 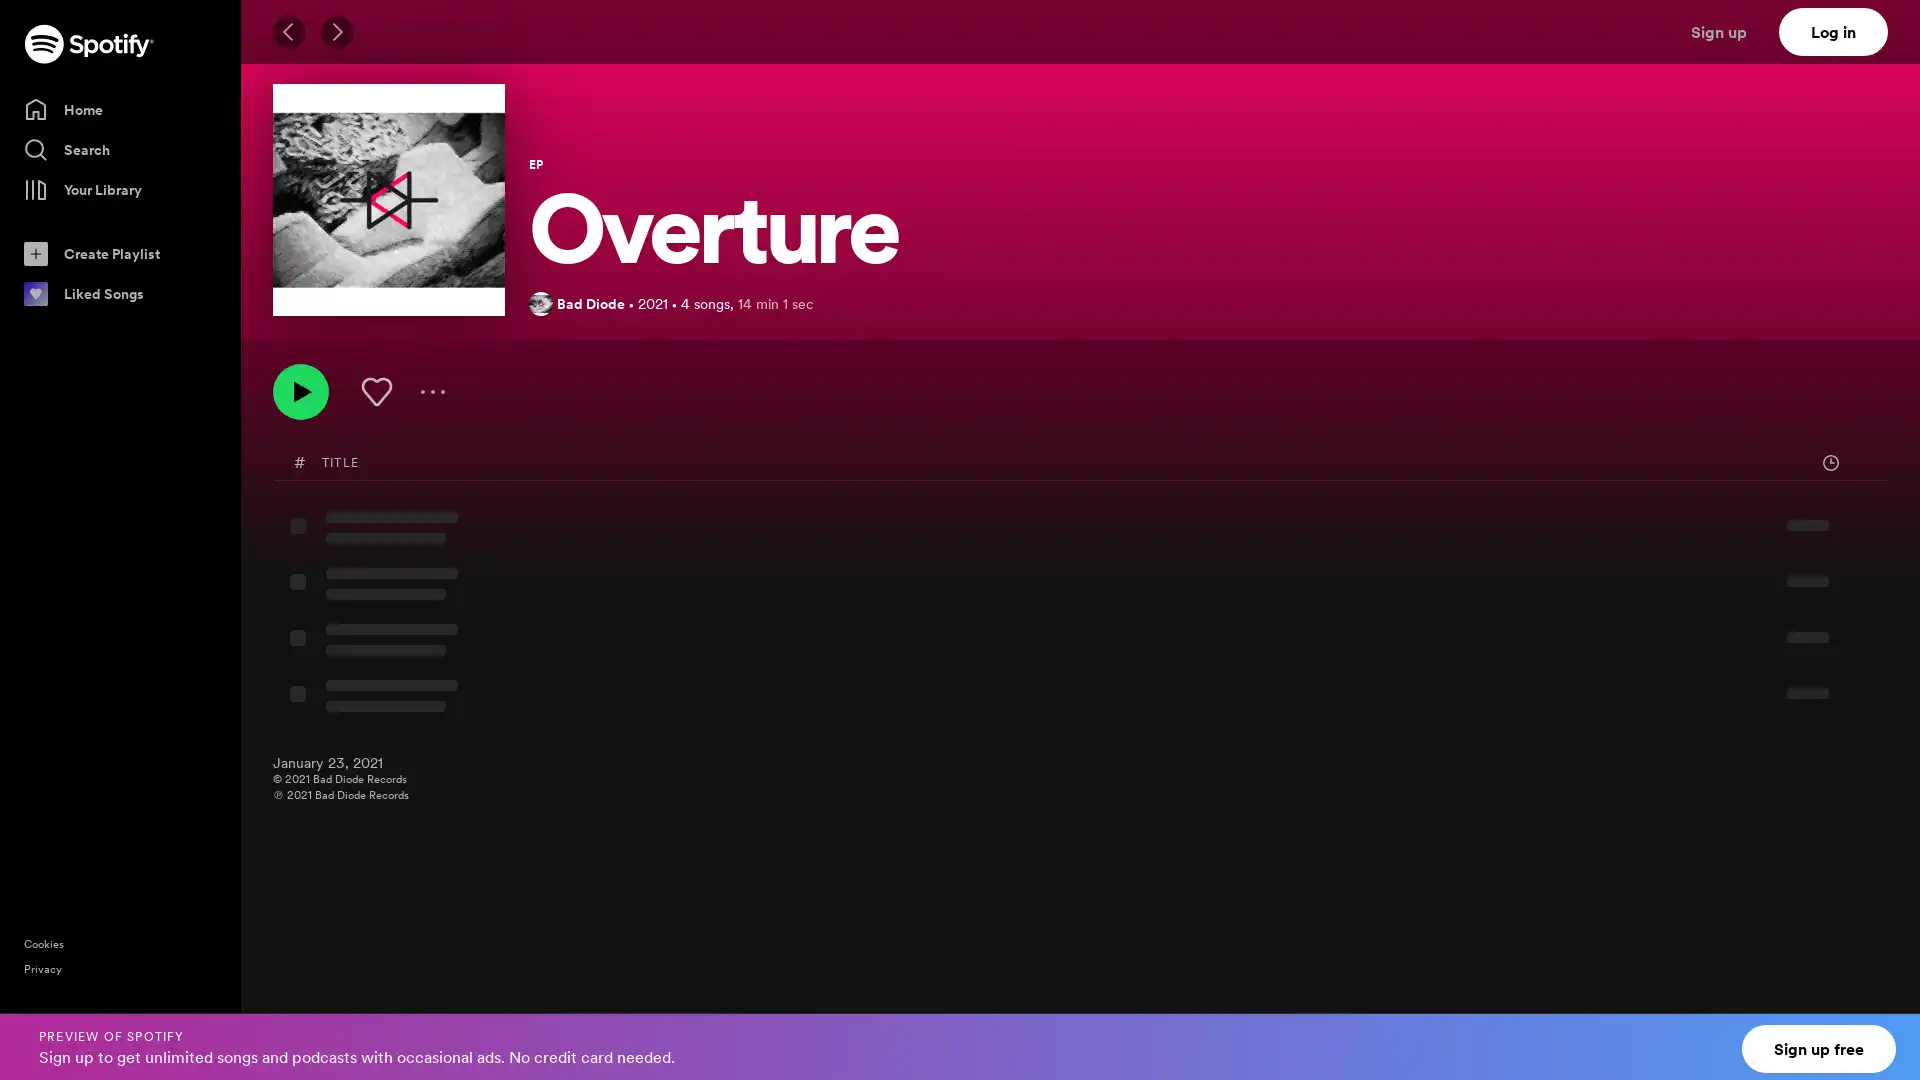 What do you see at coordinates (1819, 1048) in the screenshot?
I see `Sign up free` at bounding box center [1819, 1048].